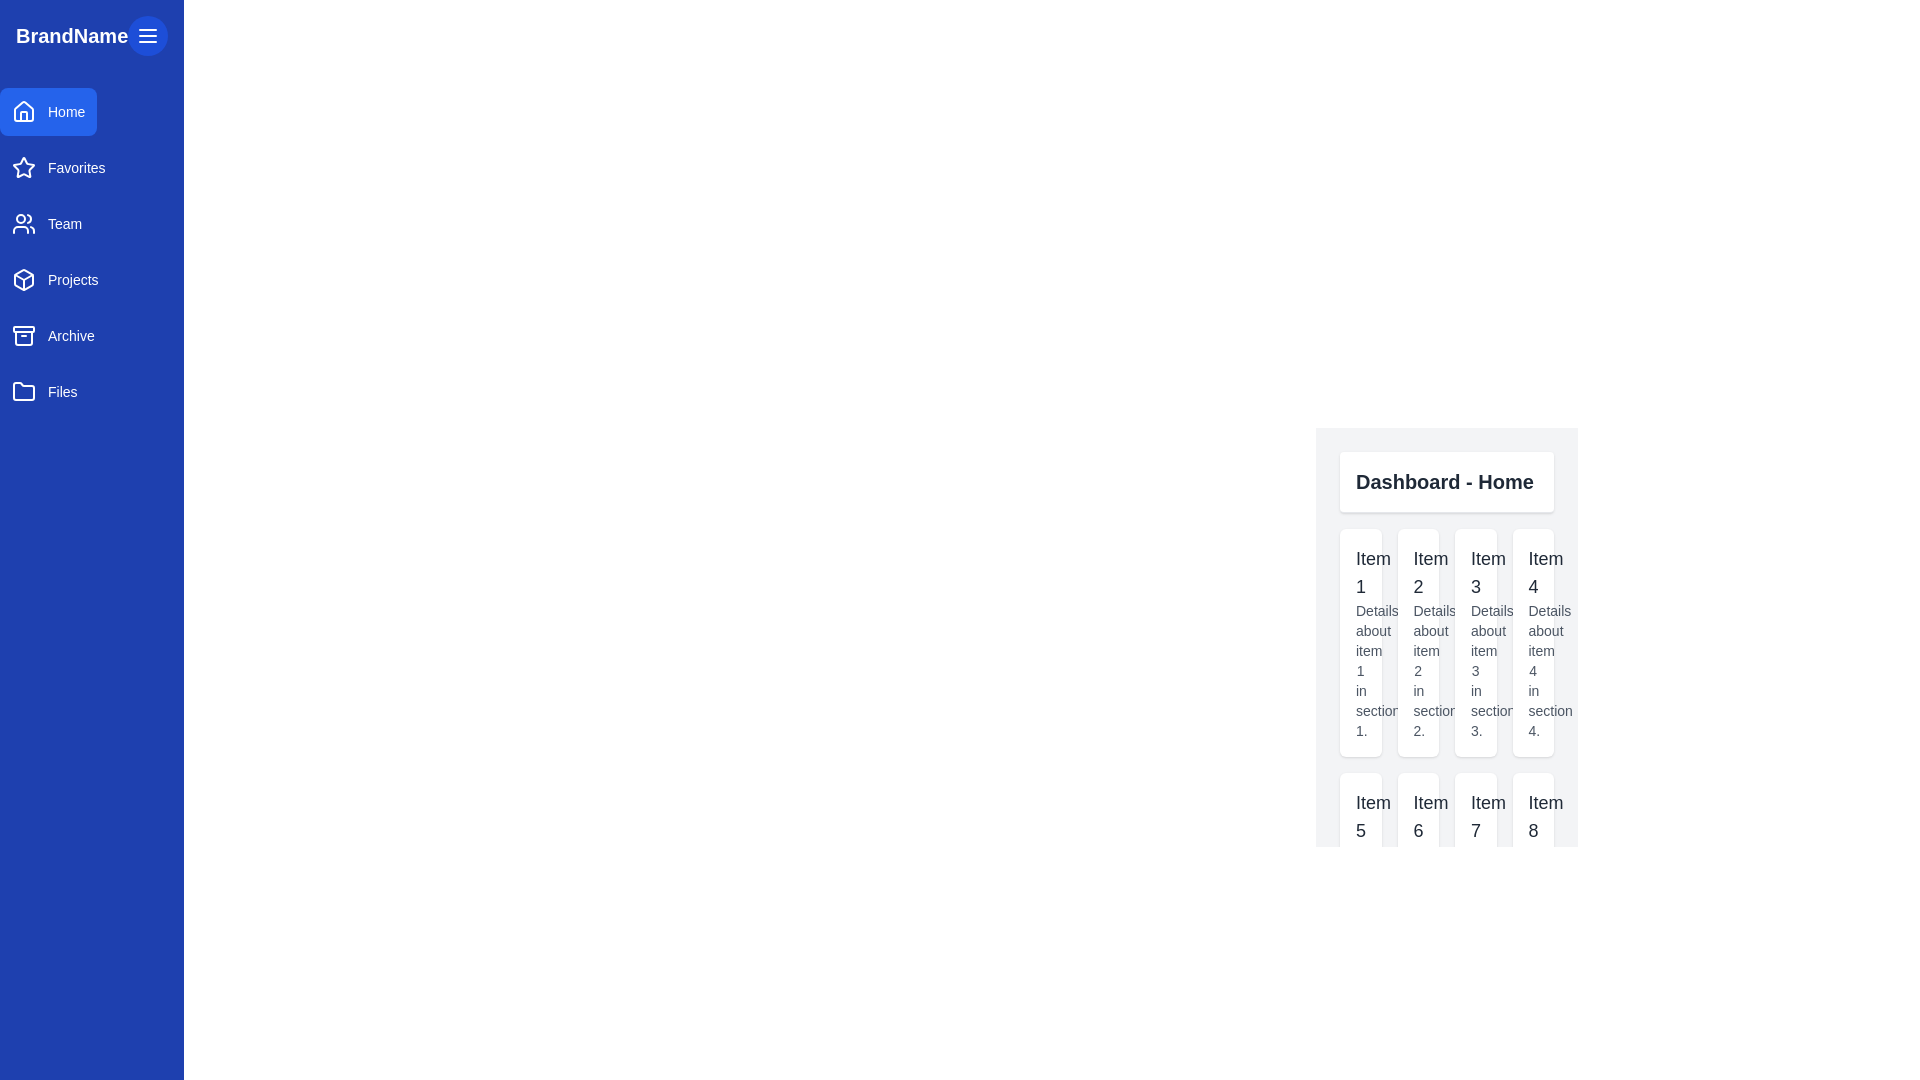 Image resolution: width=1920 pixels, height=1080 pixels. Describe the element at coordinates (1360, 671) in the screenshot. I see `the Text Label that provides details related to 'Item 1' in the dashboard layout` at that location.